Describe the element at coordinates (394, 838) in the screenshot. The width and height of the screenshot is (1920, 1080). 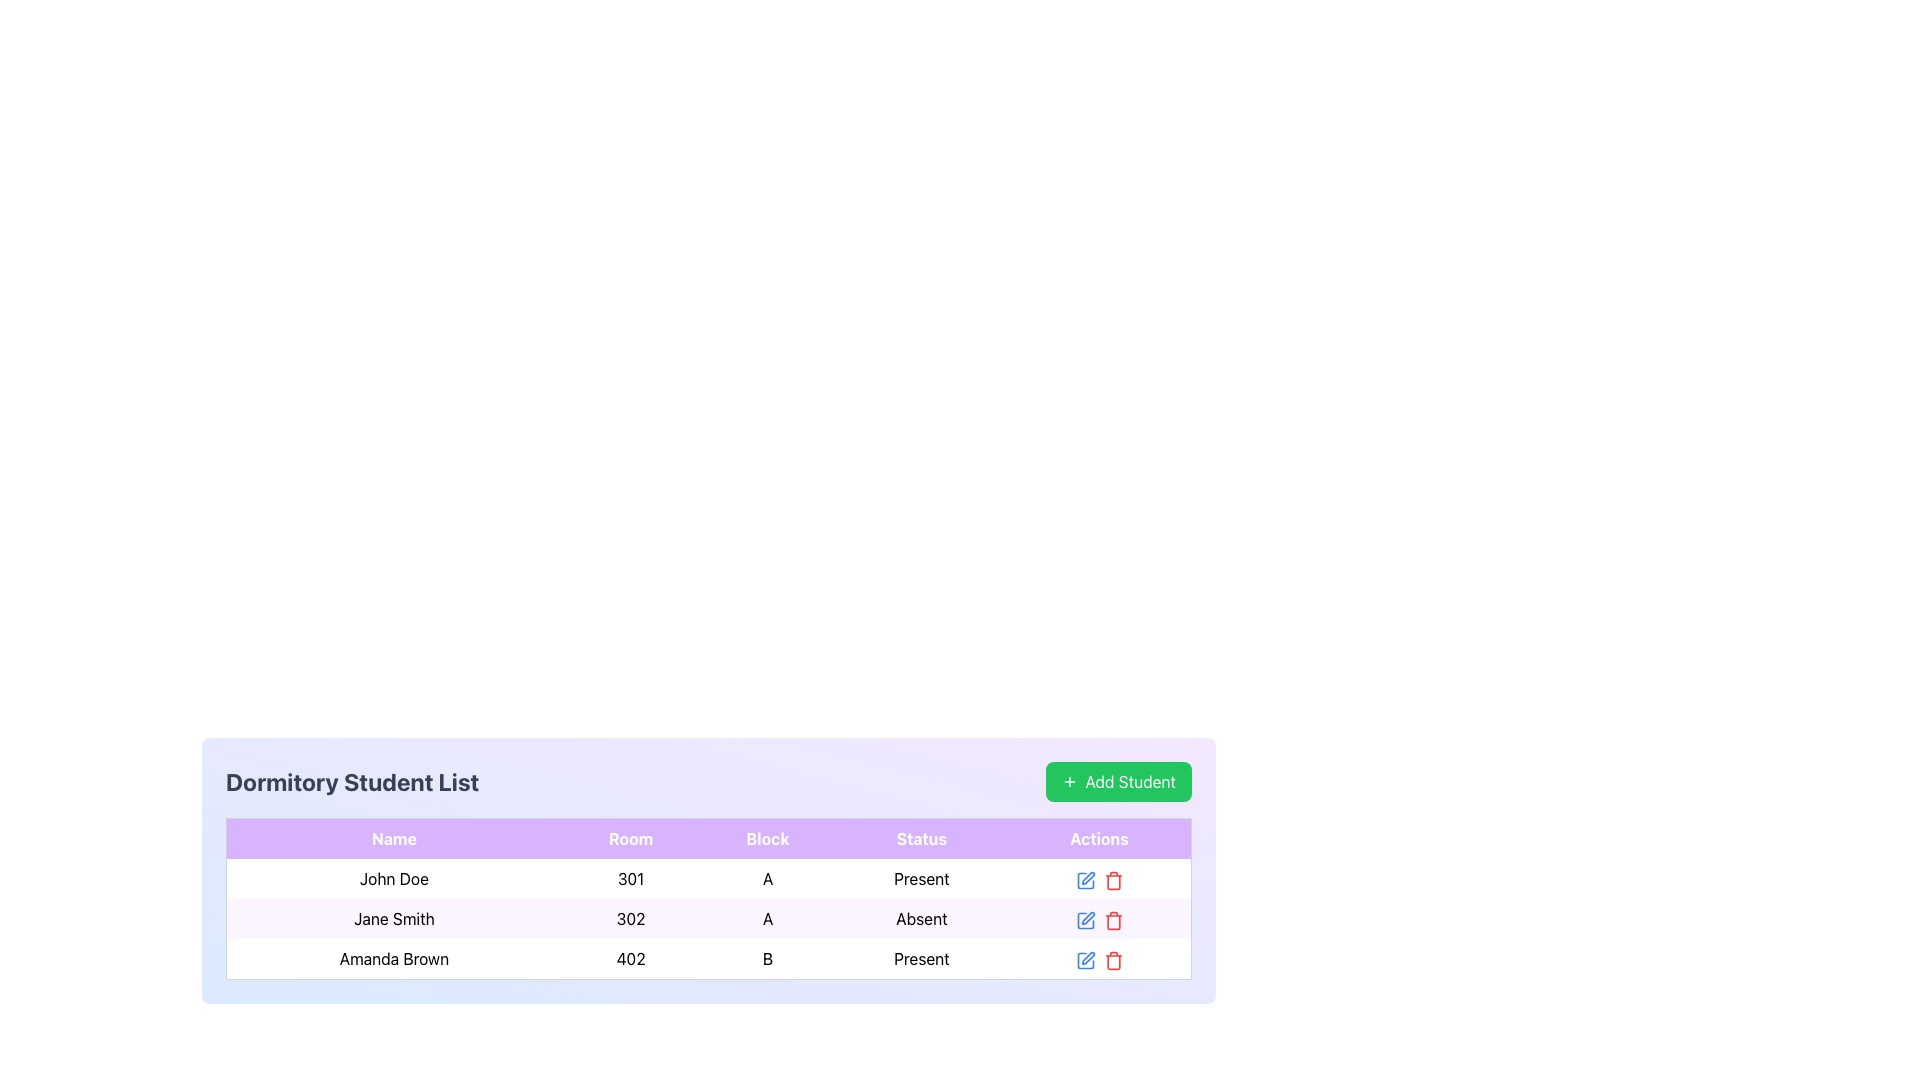
I see `the label indicating the first column of the table which contains names of individuals listed below, aligned with 'Room', 'Block', 'Status', and 'Actions' headers` at that location.